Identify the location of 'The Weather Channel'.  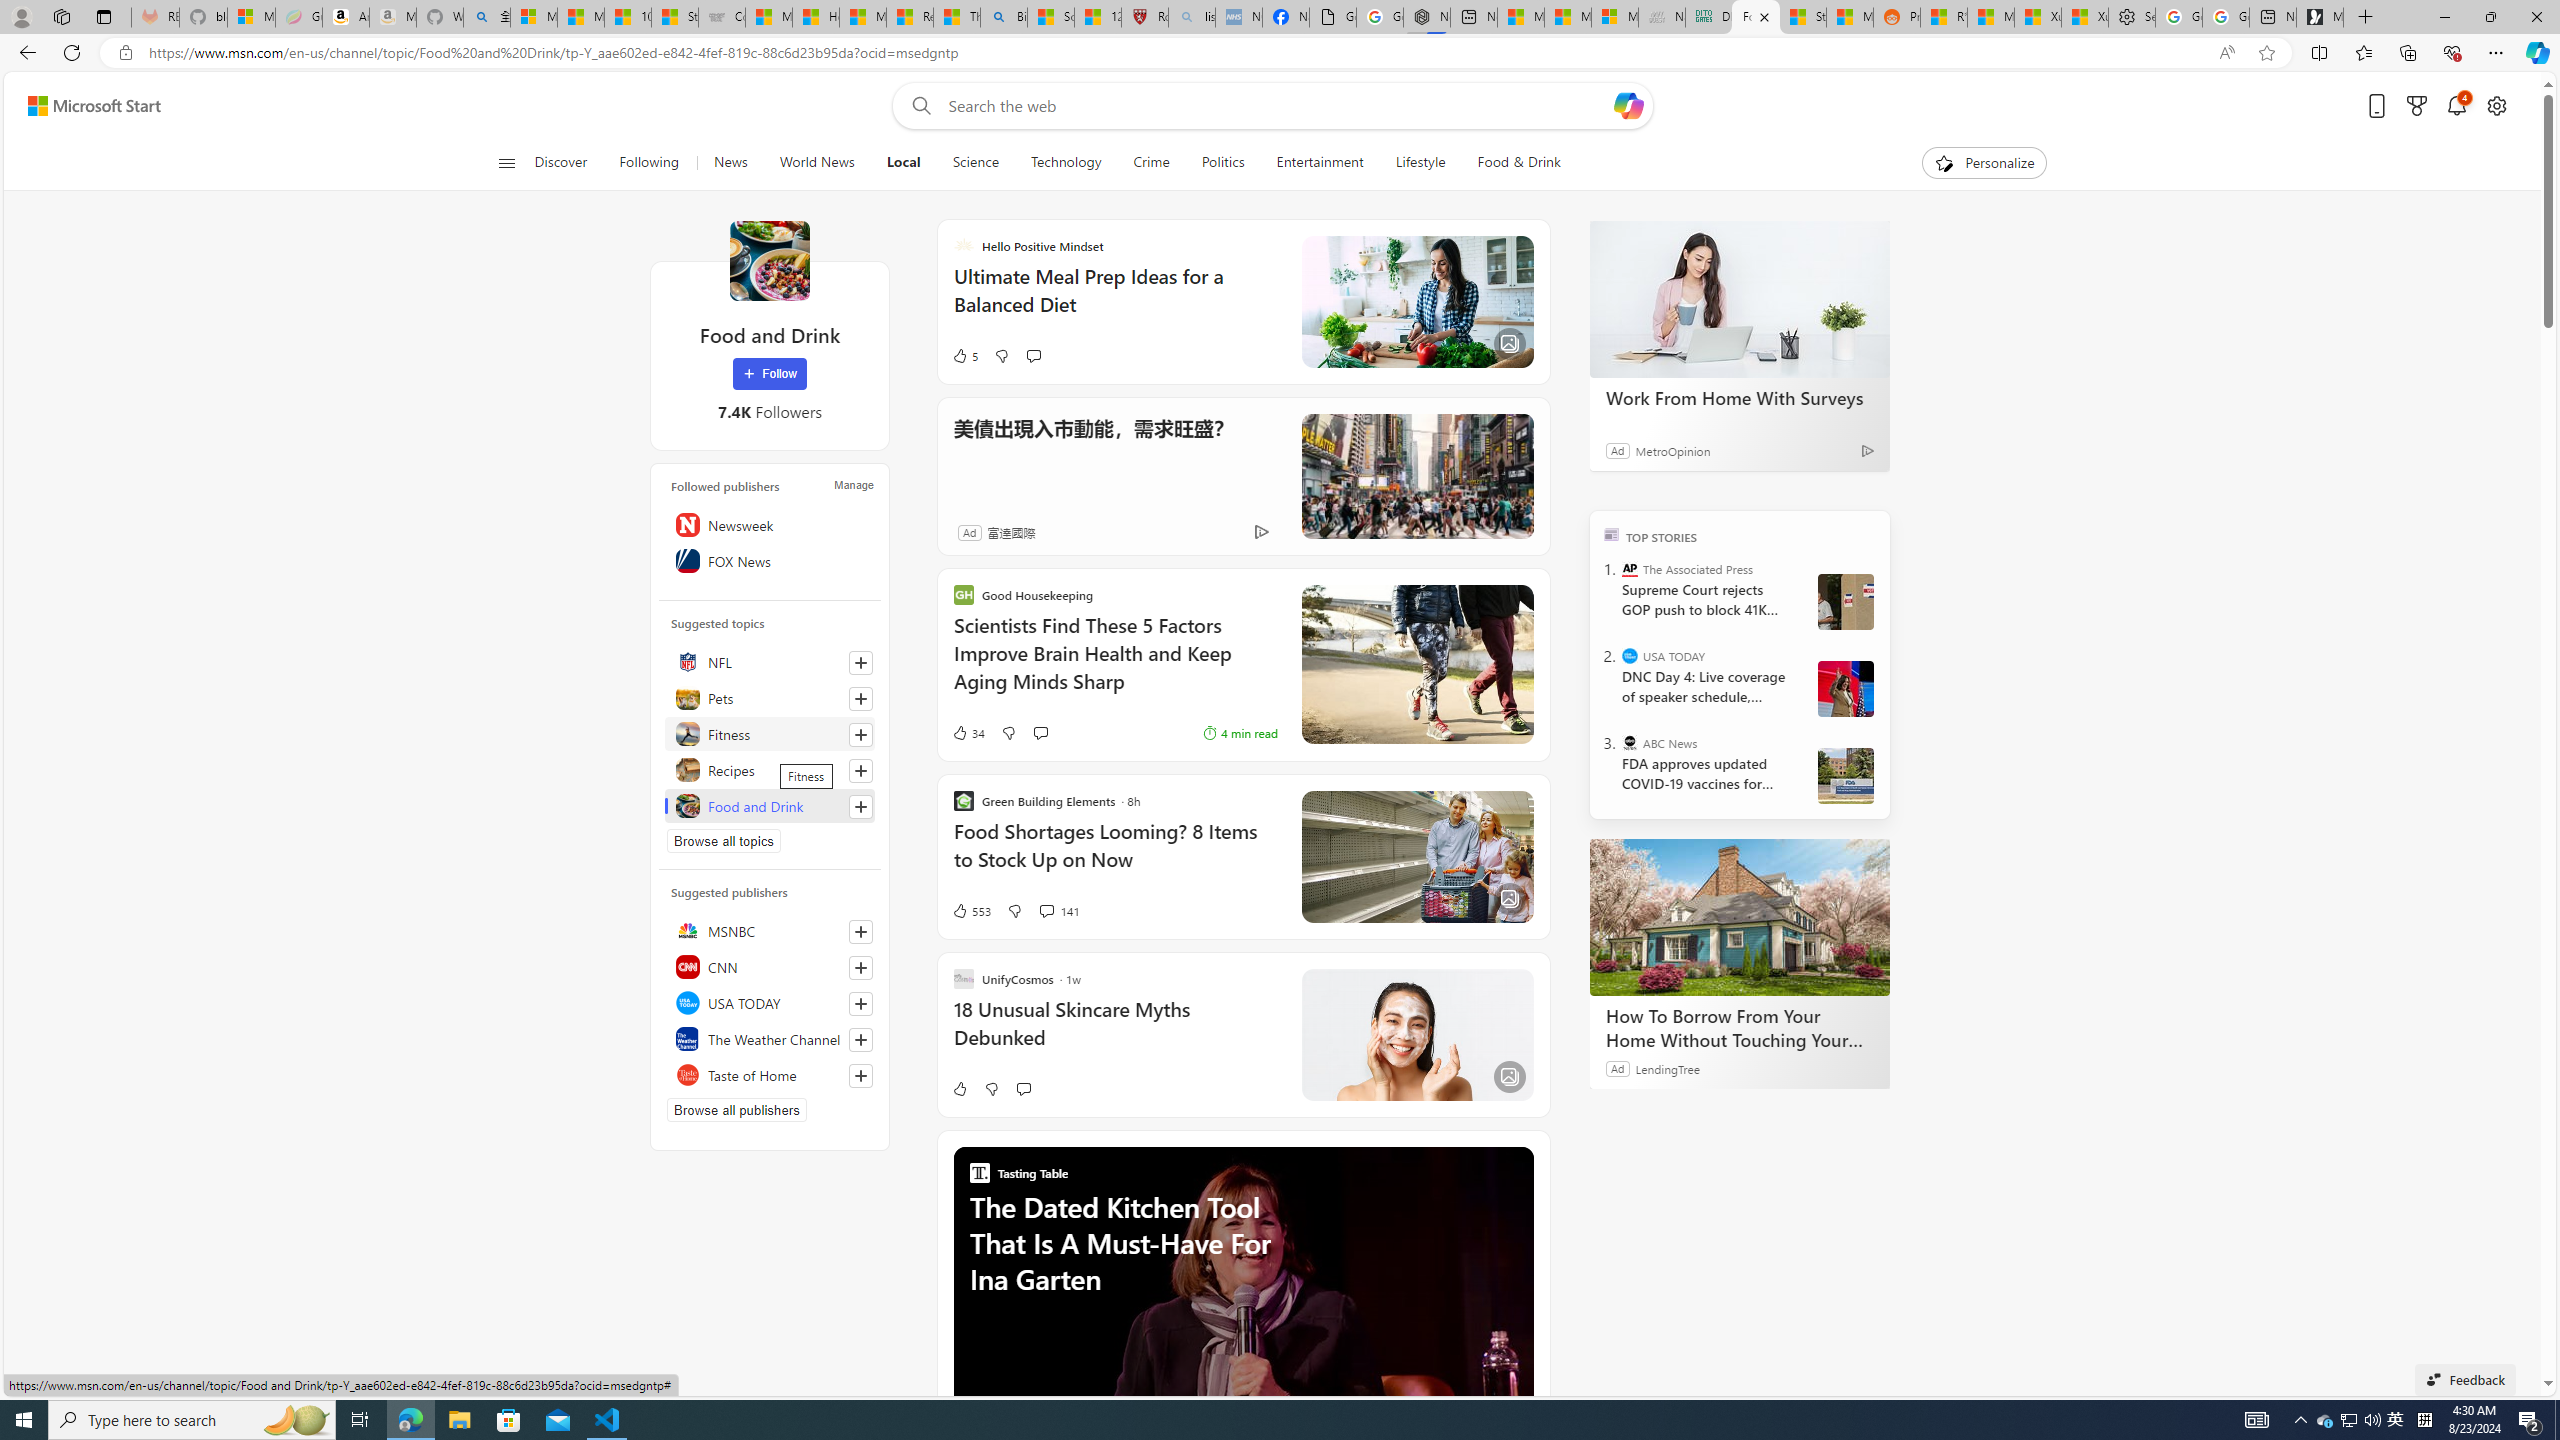
(770, 1037).